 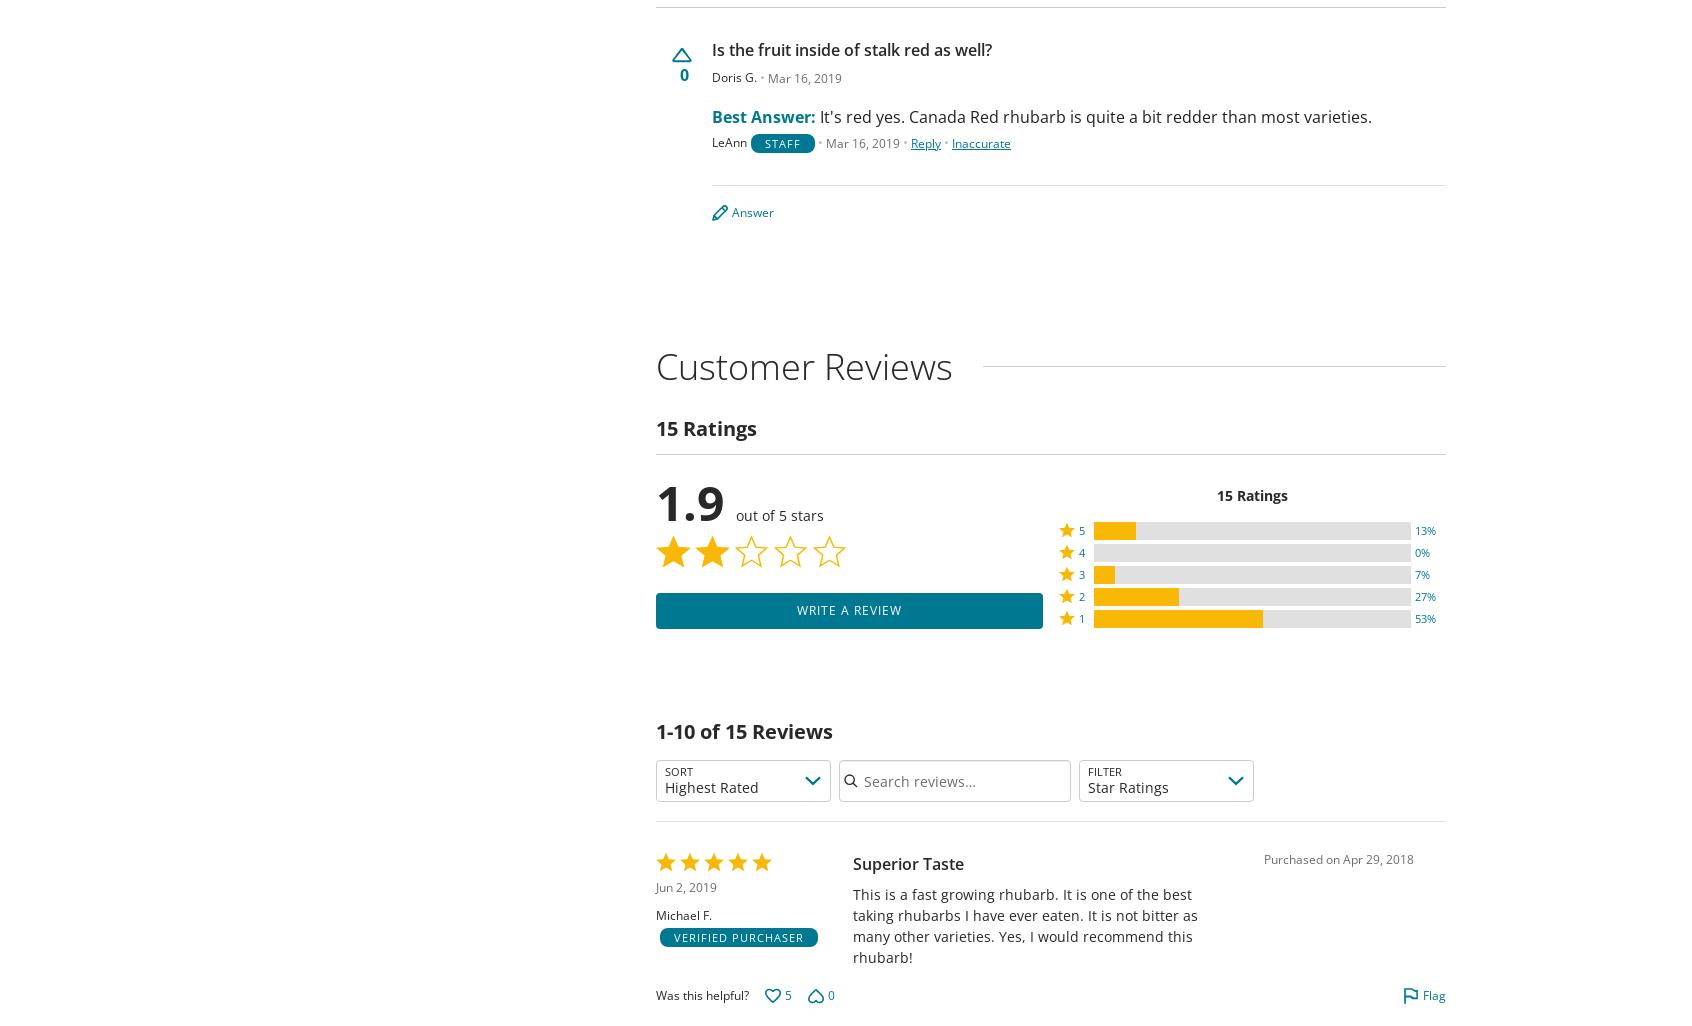 What do you see at coordinates (783, 142) in the screenshot?
I see `'staff'` at bounding box center [783, 142].